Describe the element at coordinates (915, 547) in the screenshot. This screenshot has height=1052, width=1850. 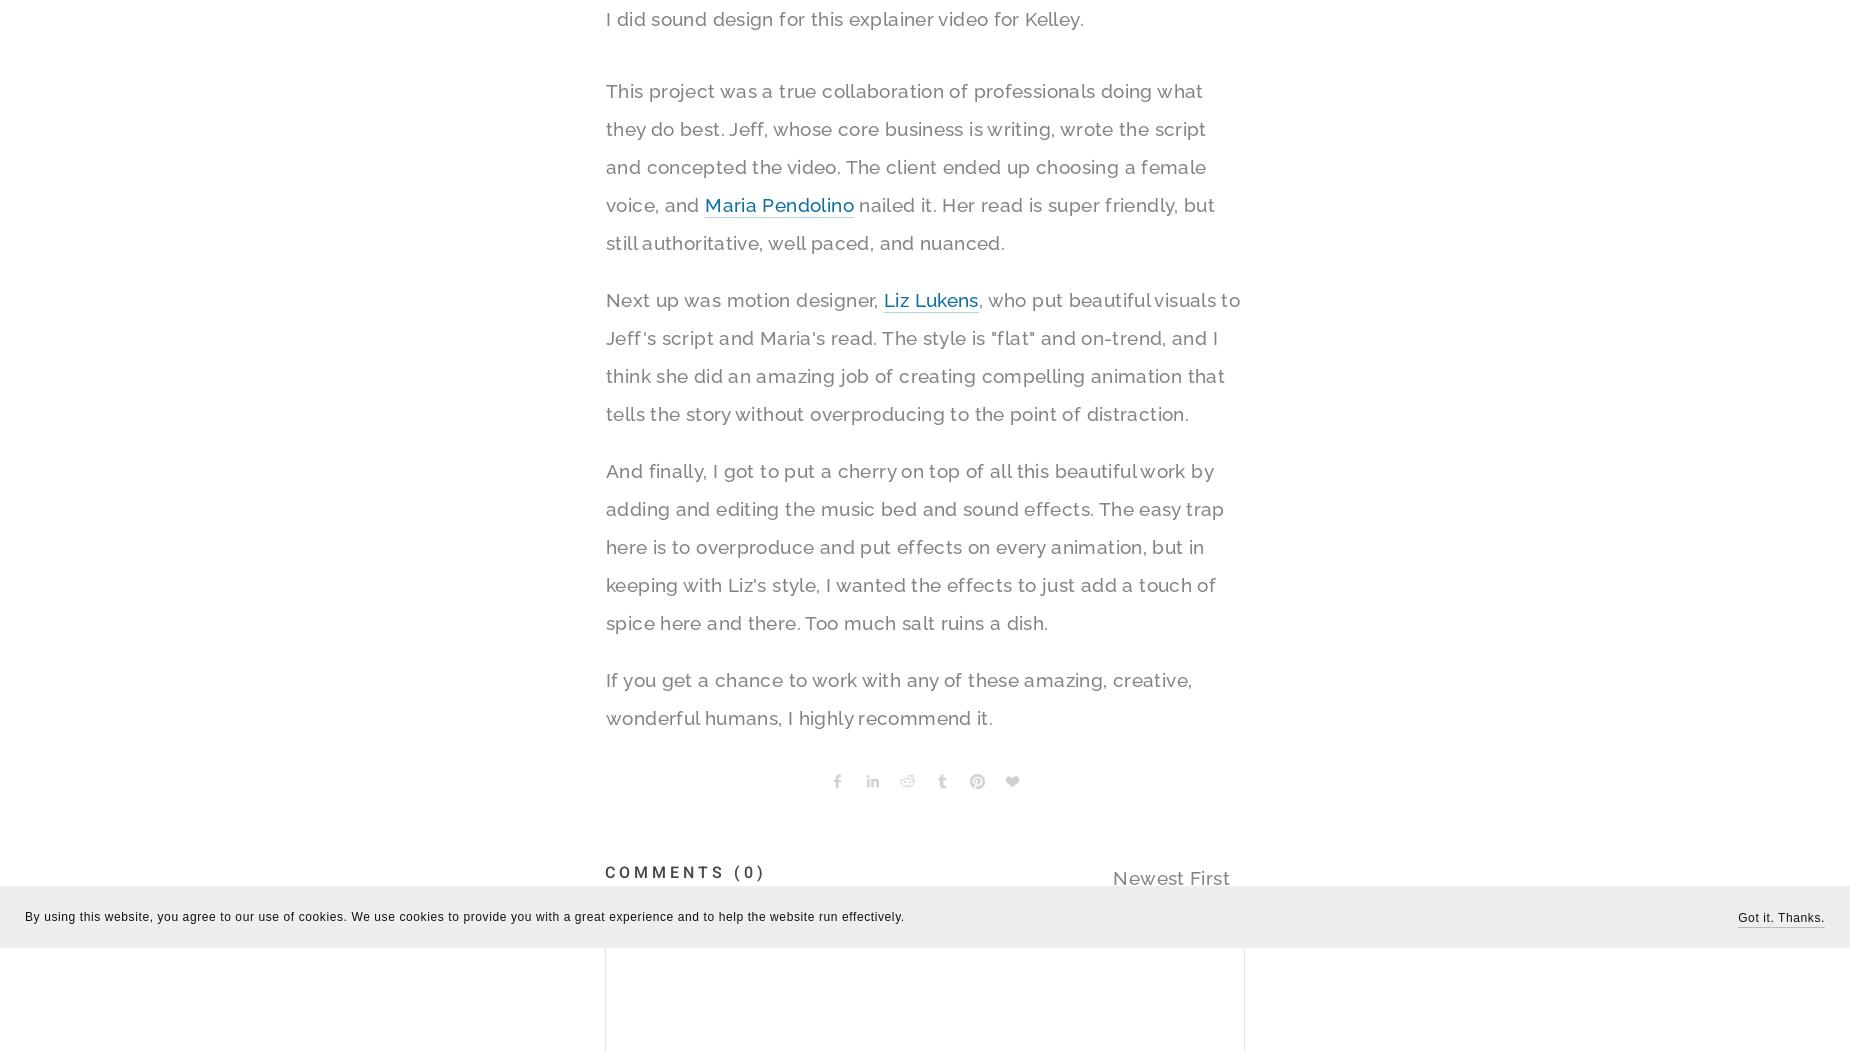
I see `'And finally, I got to put a cherry on top of all this beautiful work by adding and editing the music bed and sound effects. The easy trap here is to overproduce and put effects on every animation, but in keeping with Liz's style, I wanted the effects to just add a touch of spice here and there. Too much salt ruins a dish.'` at that location.